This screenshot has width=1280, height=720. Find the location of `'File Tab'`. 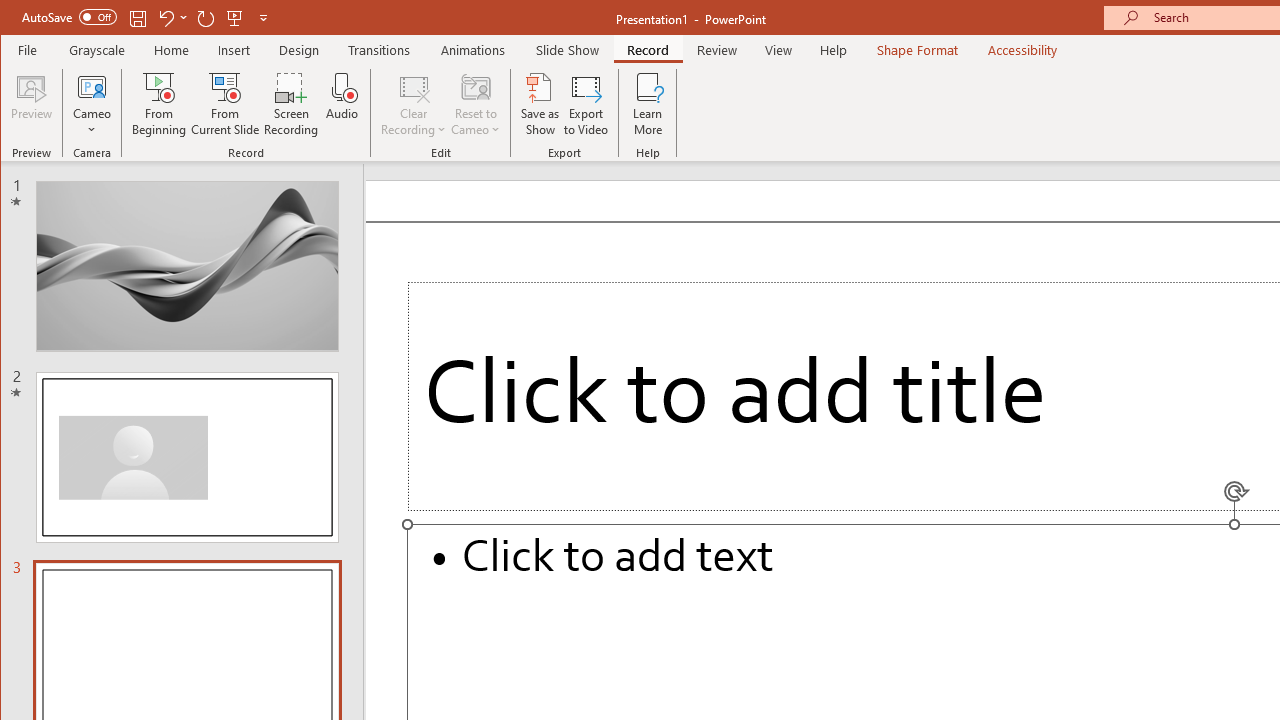

'File Tab' is located at coordinates (28, 49).